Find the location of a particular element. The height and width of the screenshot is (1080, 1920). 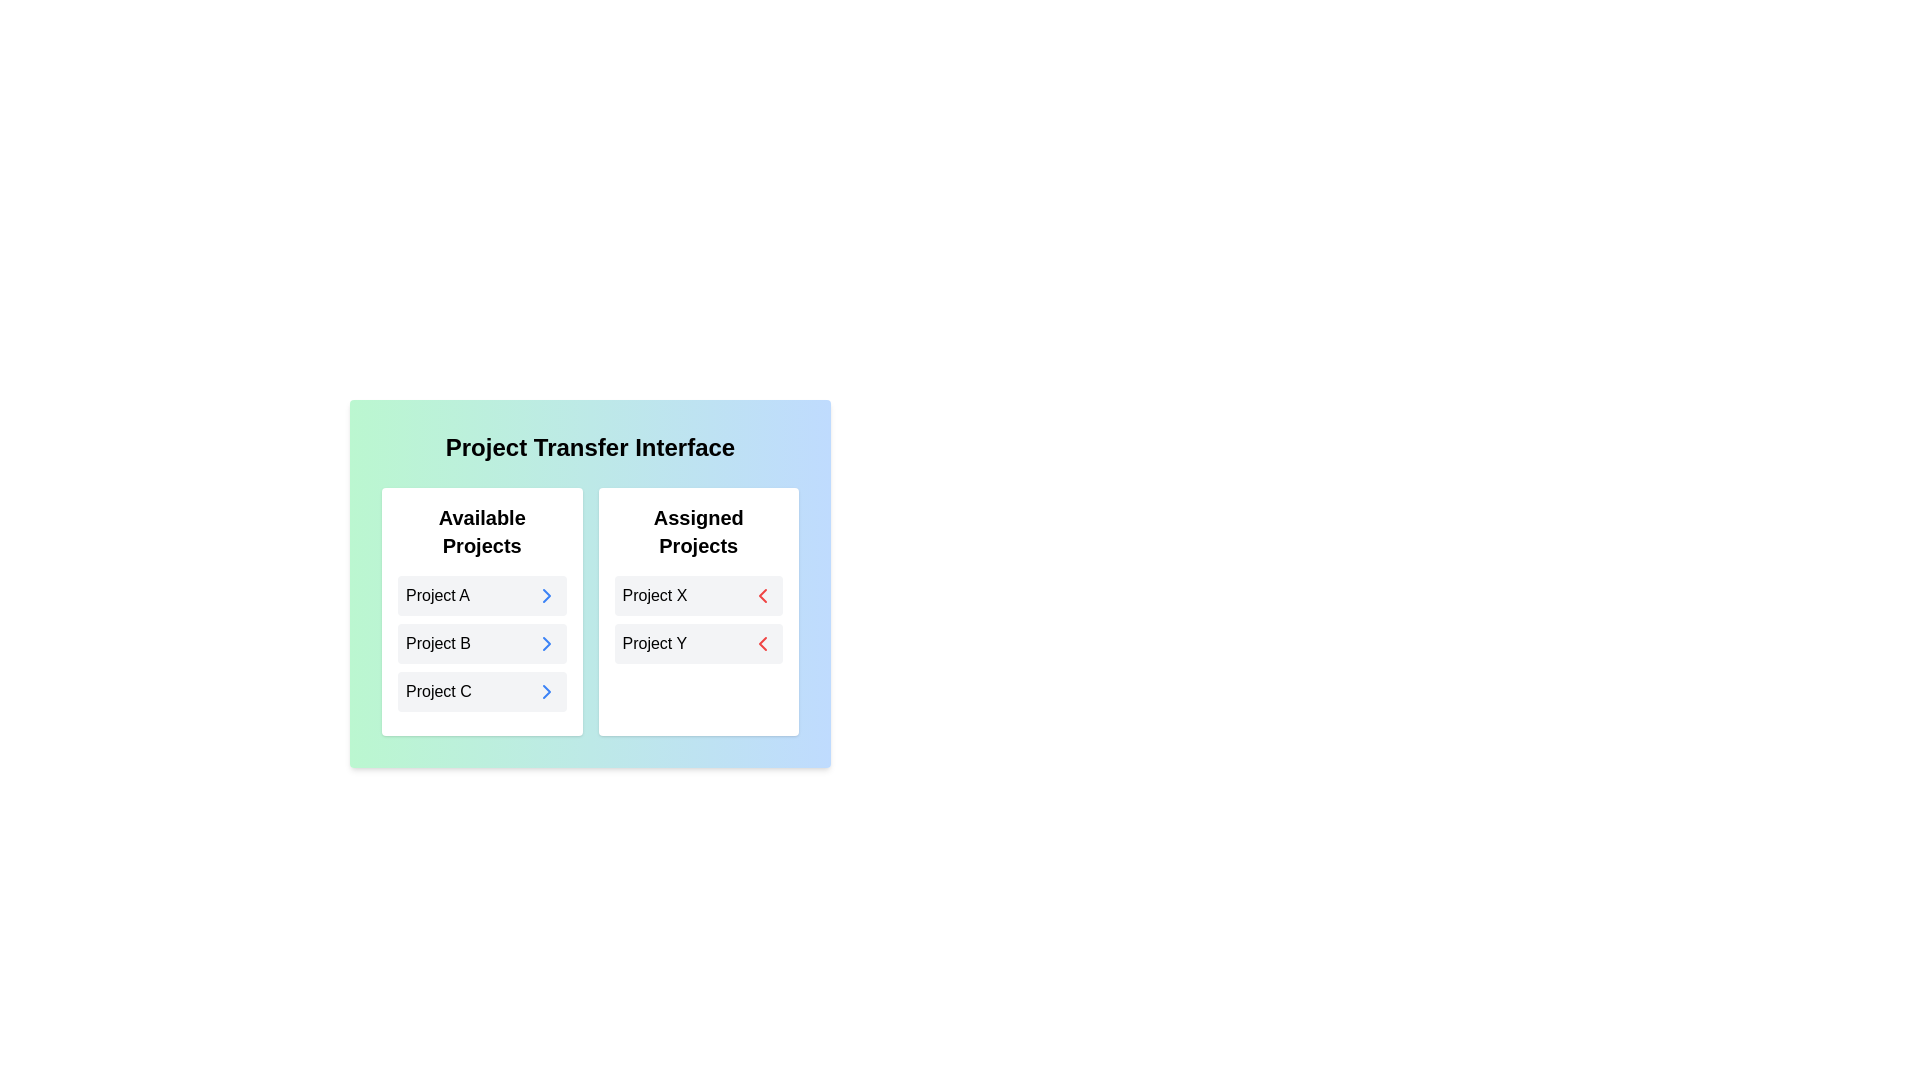

the leftward chevron arrow icon located beside the 'Project X' label in the 'Assigned Projects' section is located at coordinates (762, 644).